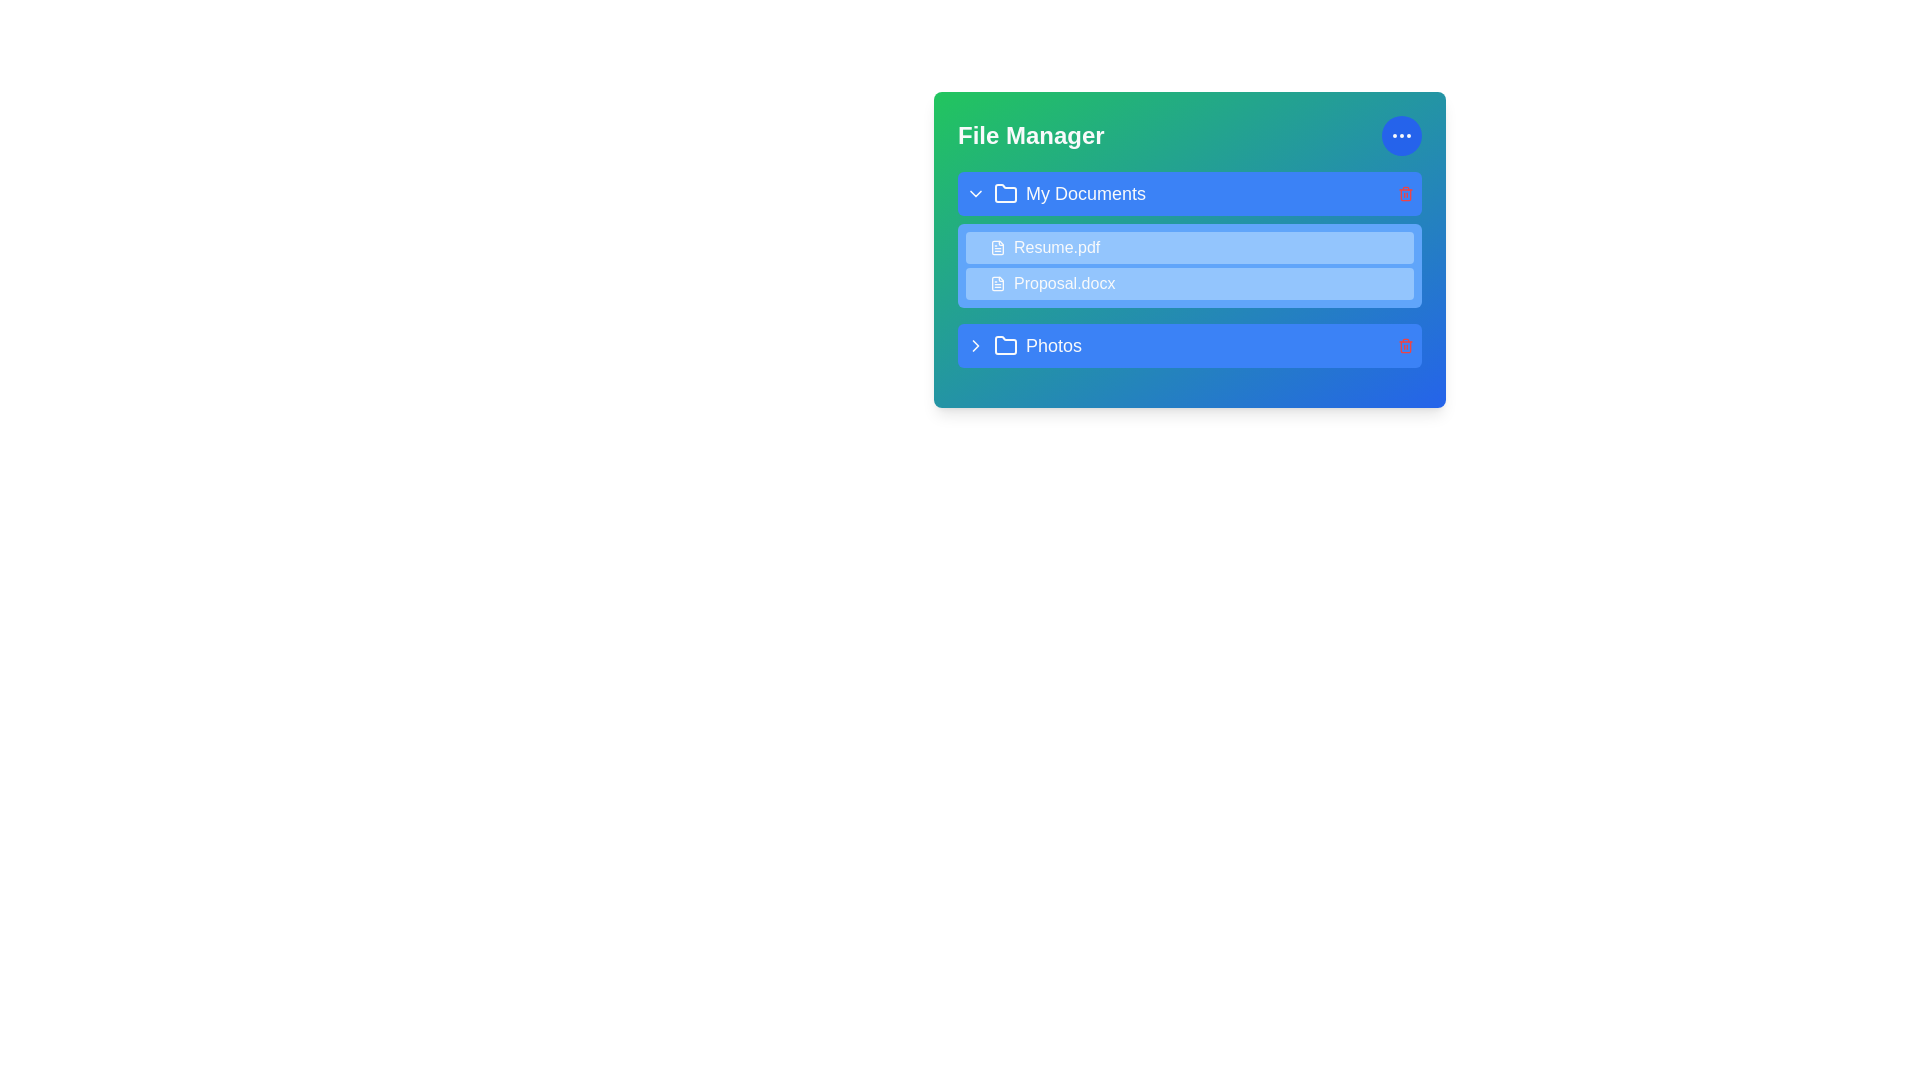  Describe the element at coordinates (1400, 135) in the screenshot. I see `the ellipsis icon within the circular button` at that location.